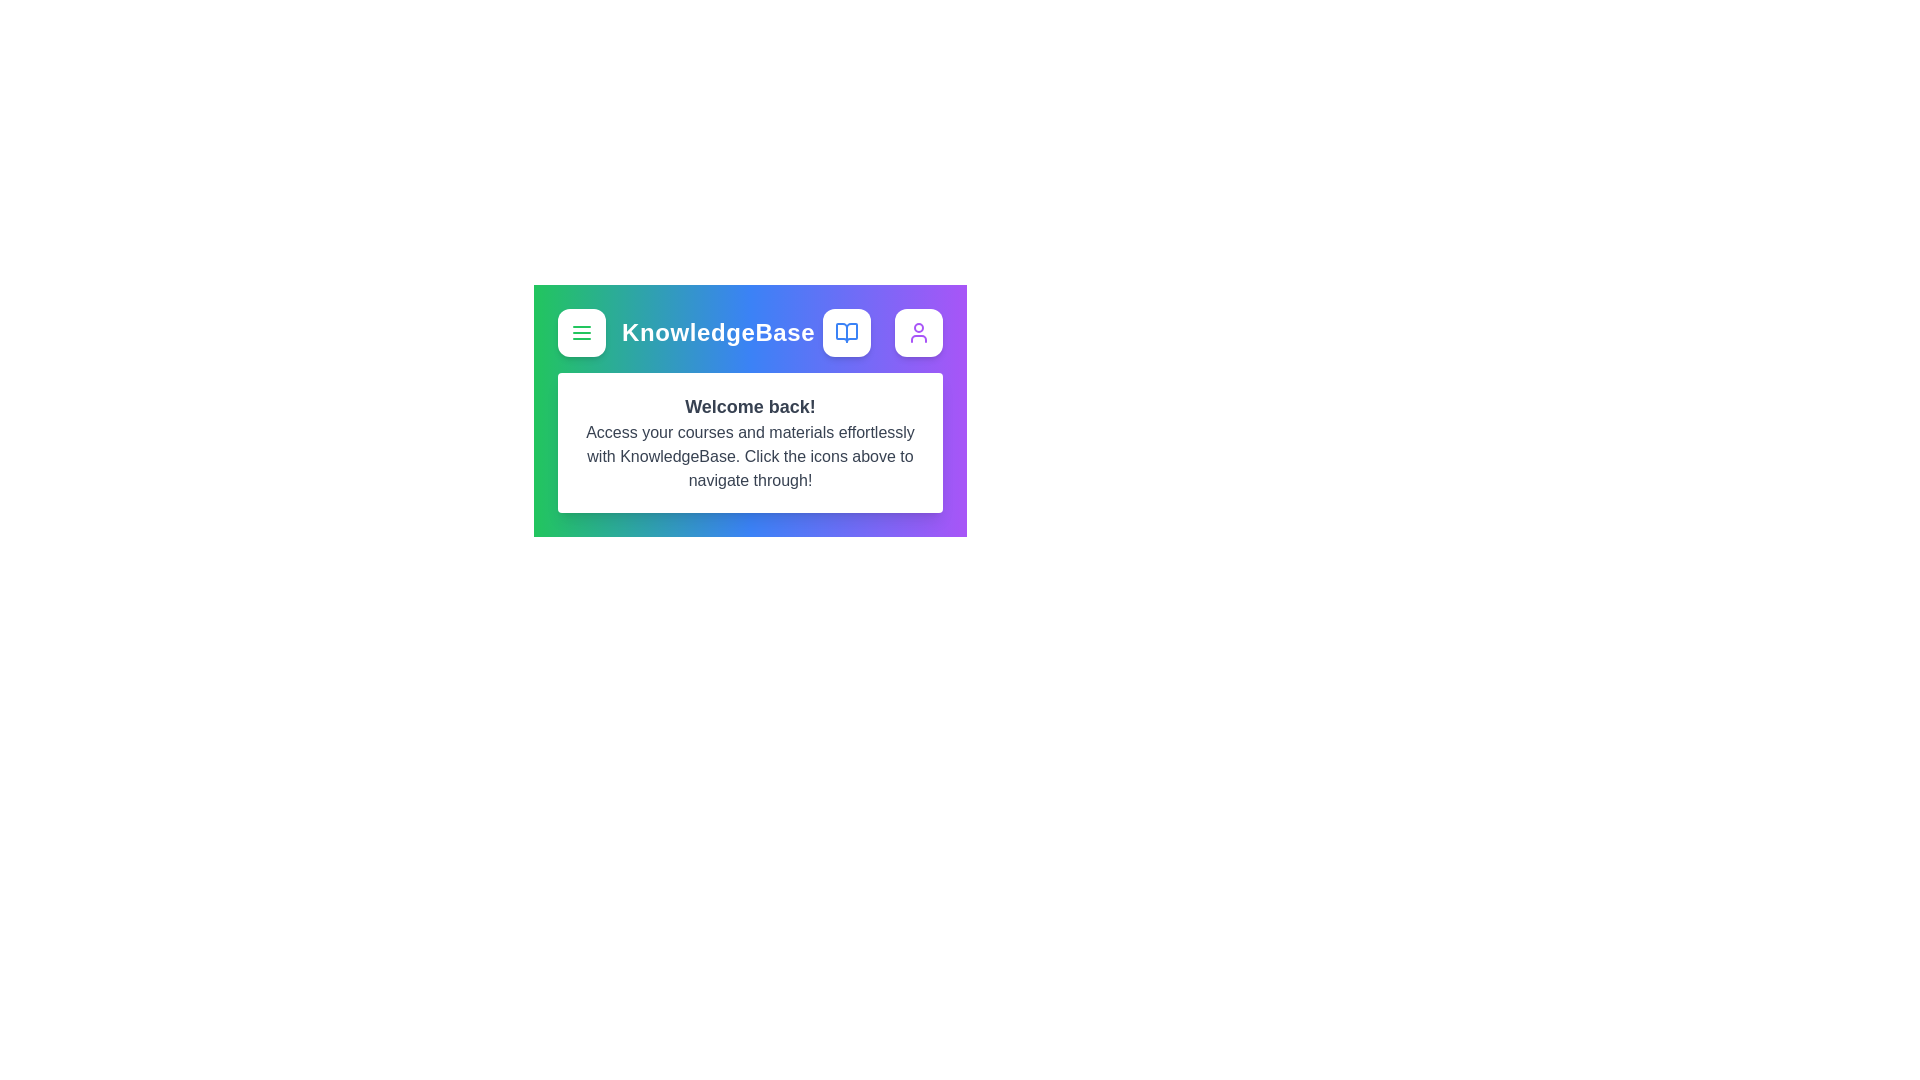 The height and width of the screenshot is (1080, 1920). Describe the element at coordinates (846, 331) in the screenshot. I see `the book icon to navigate to the library or content page` at that location.